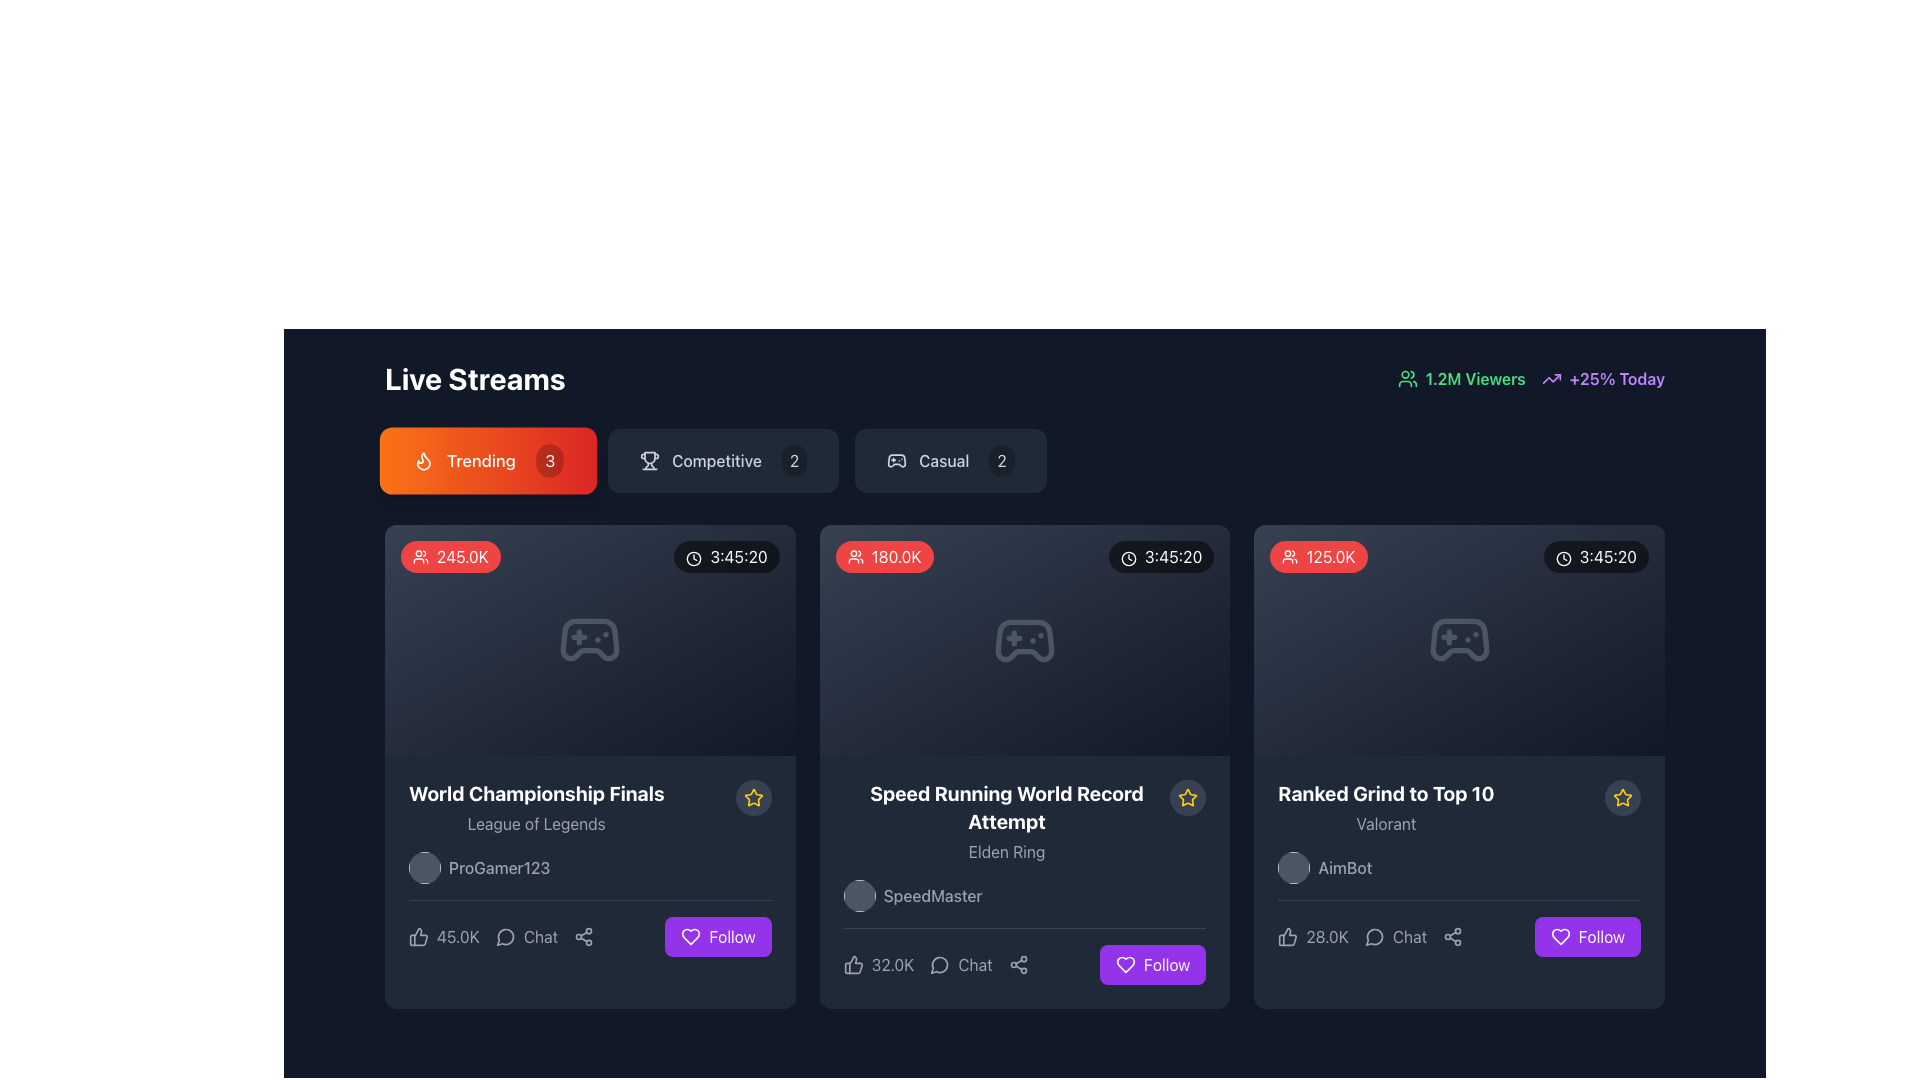  I want to click on the 'Trending' button, which is a horizontally elongated rectangular button with a gradient background from orange to red, containing a flame icon, the text 'Trending' in white, and a circular badge with the number '3'. This button is located under the 'Live Streams' header, positioned as the first button in a row of similar buttons, so click(488, 461).